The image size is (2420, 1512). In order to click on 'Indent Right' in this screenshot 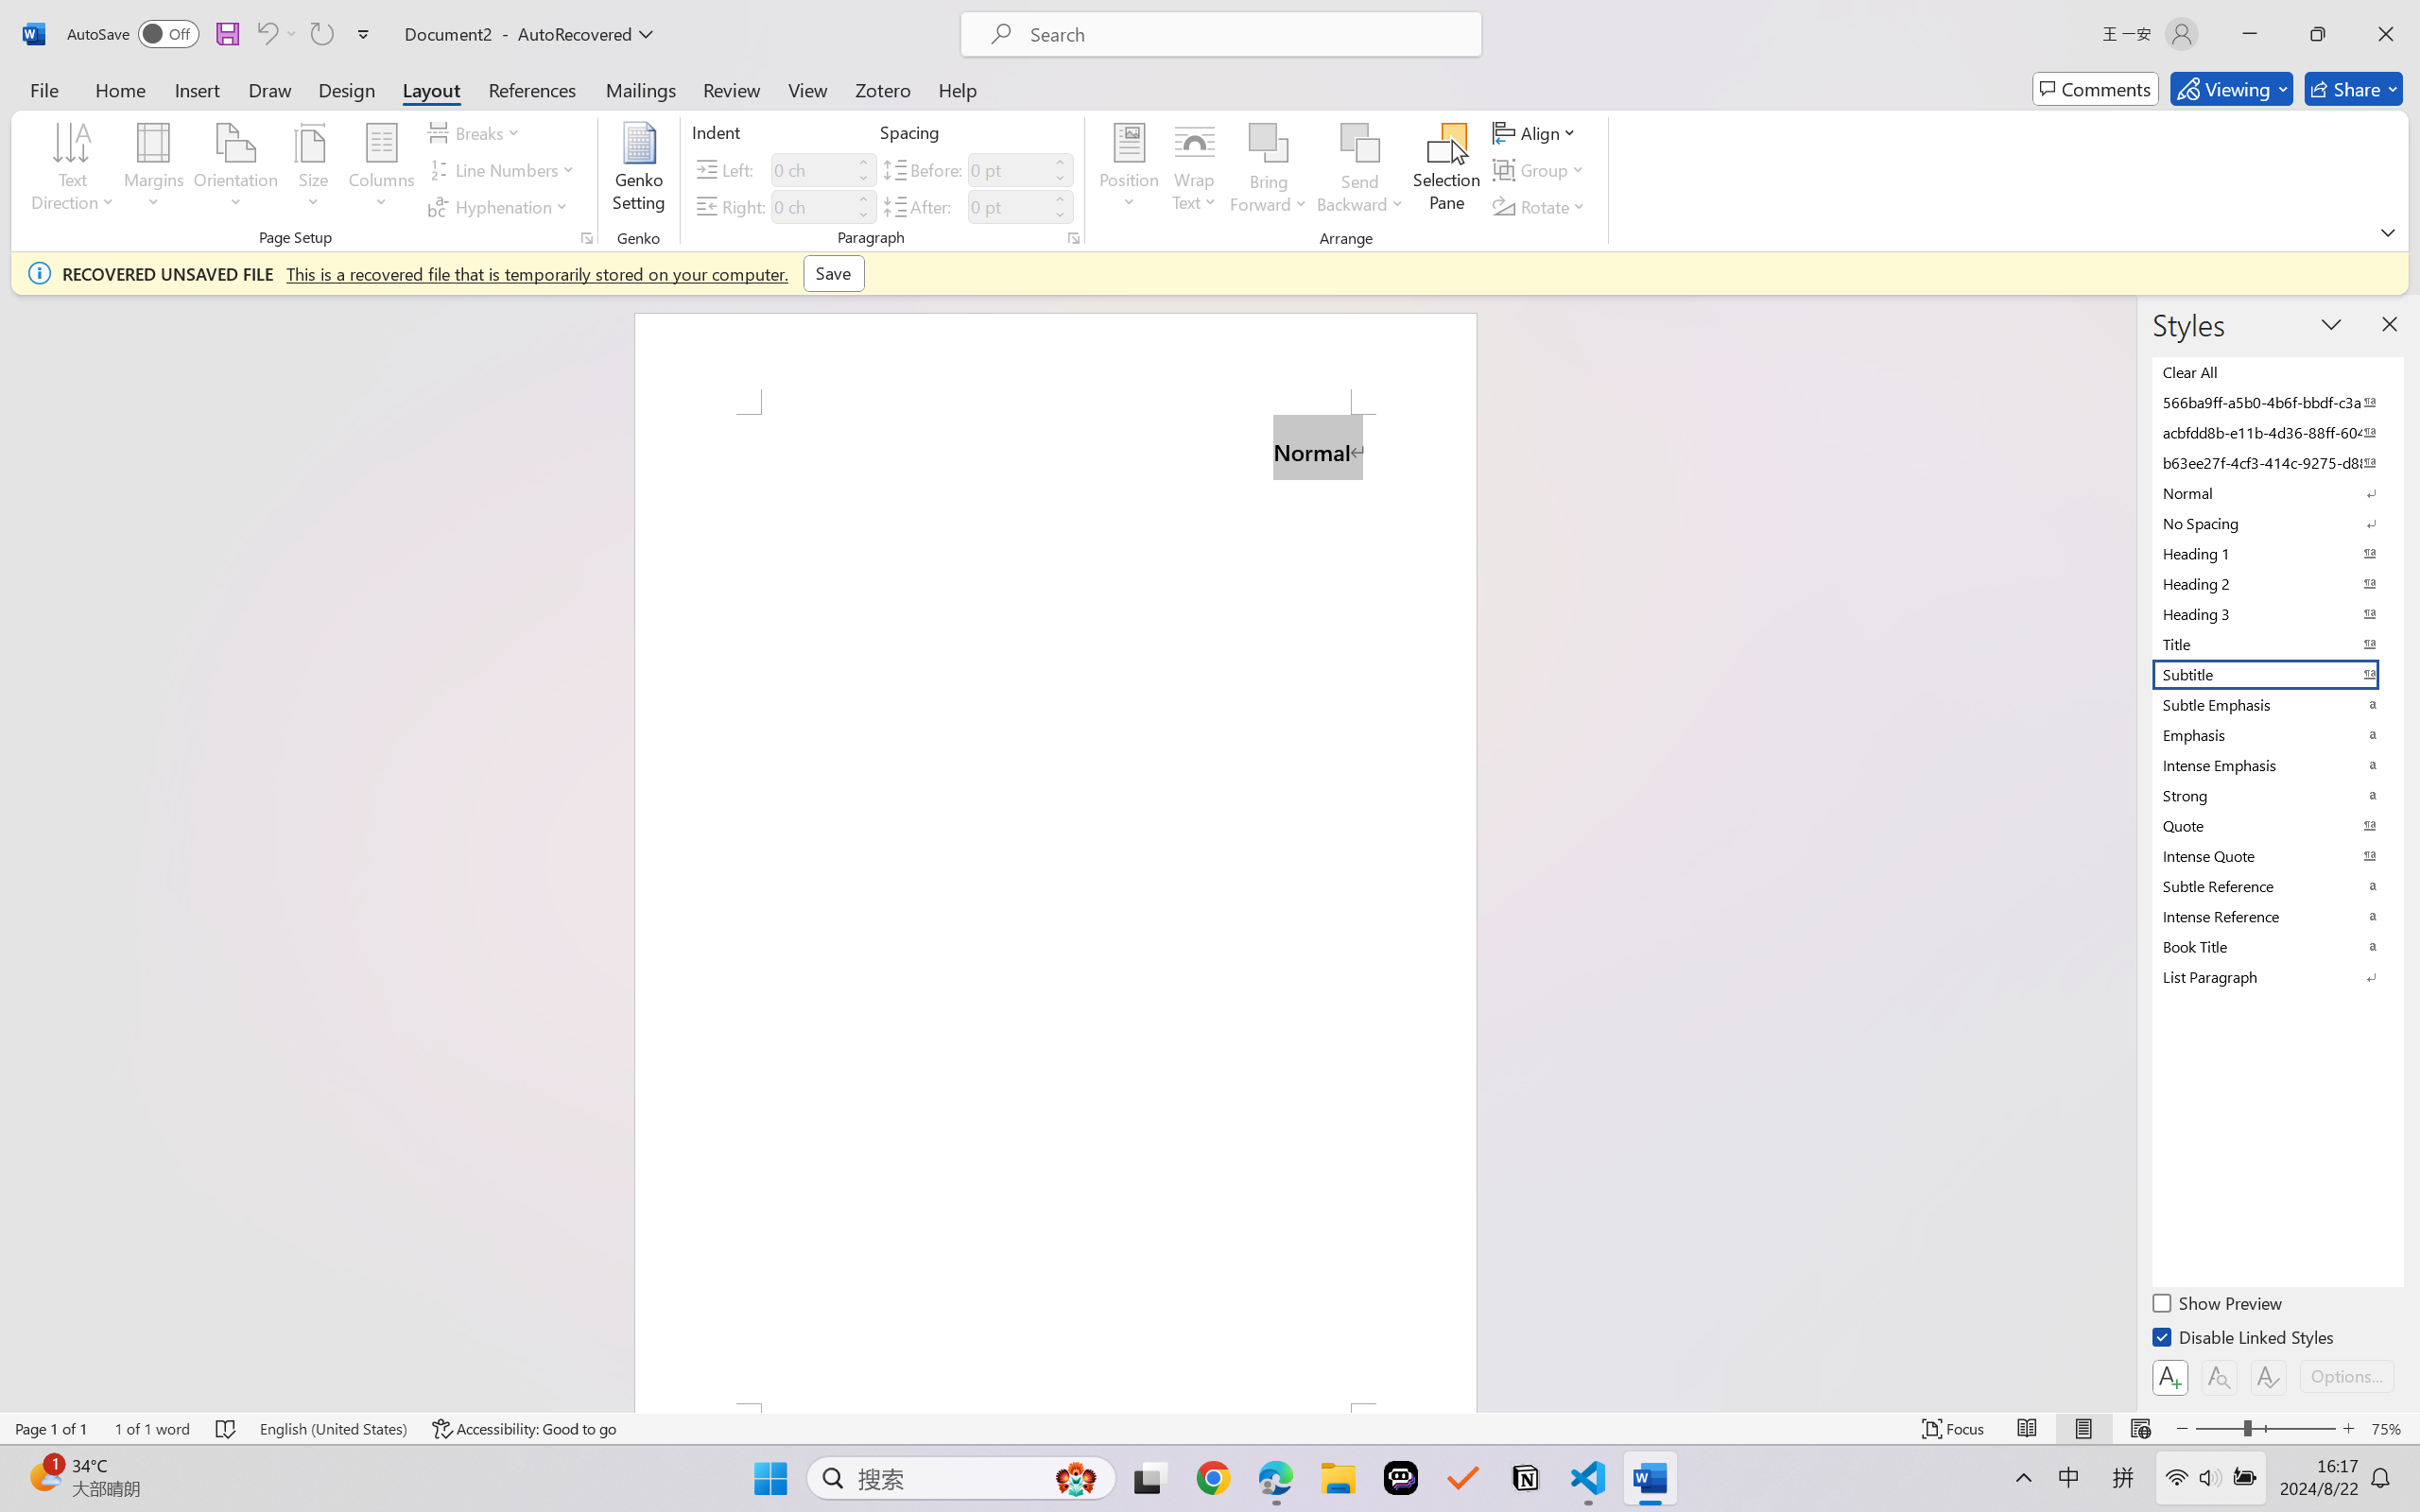, I will do `click(810, 205)`.